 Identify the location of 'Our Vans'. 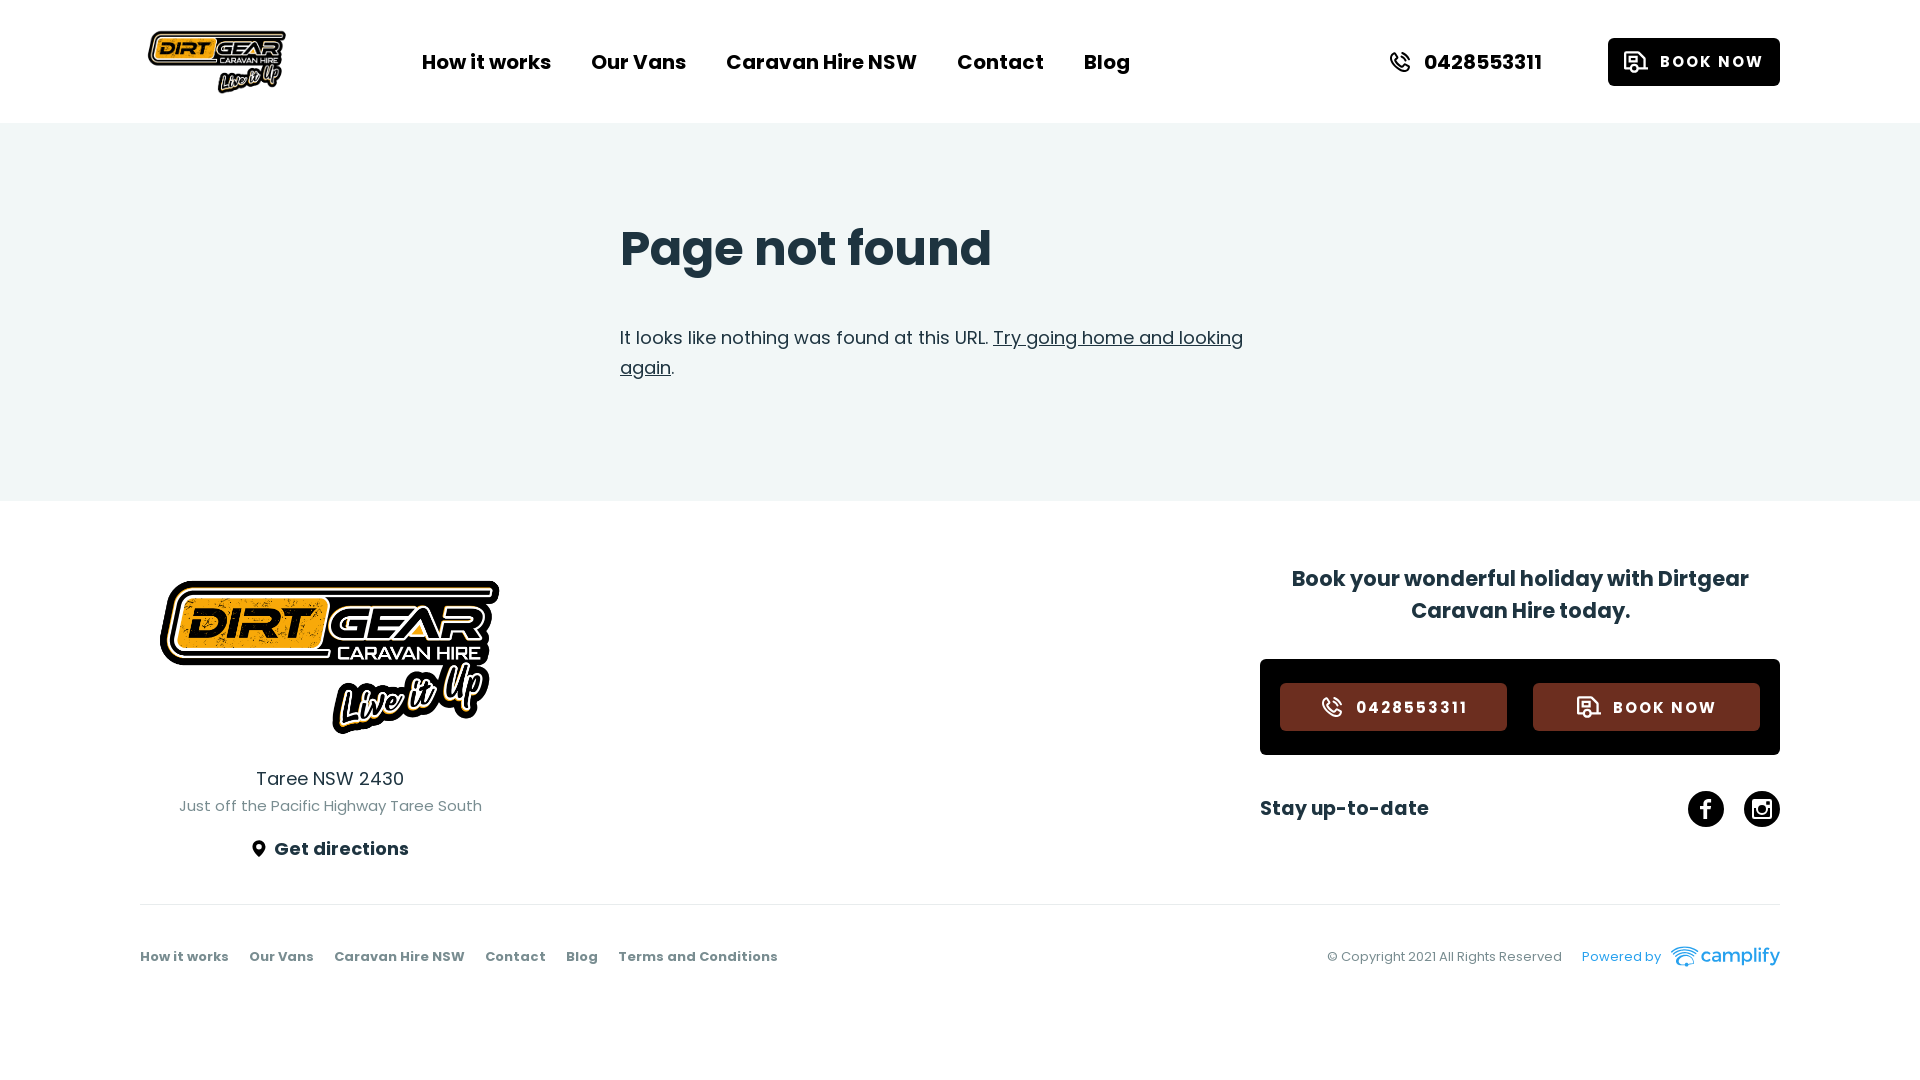
(280, 955).